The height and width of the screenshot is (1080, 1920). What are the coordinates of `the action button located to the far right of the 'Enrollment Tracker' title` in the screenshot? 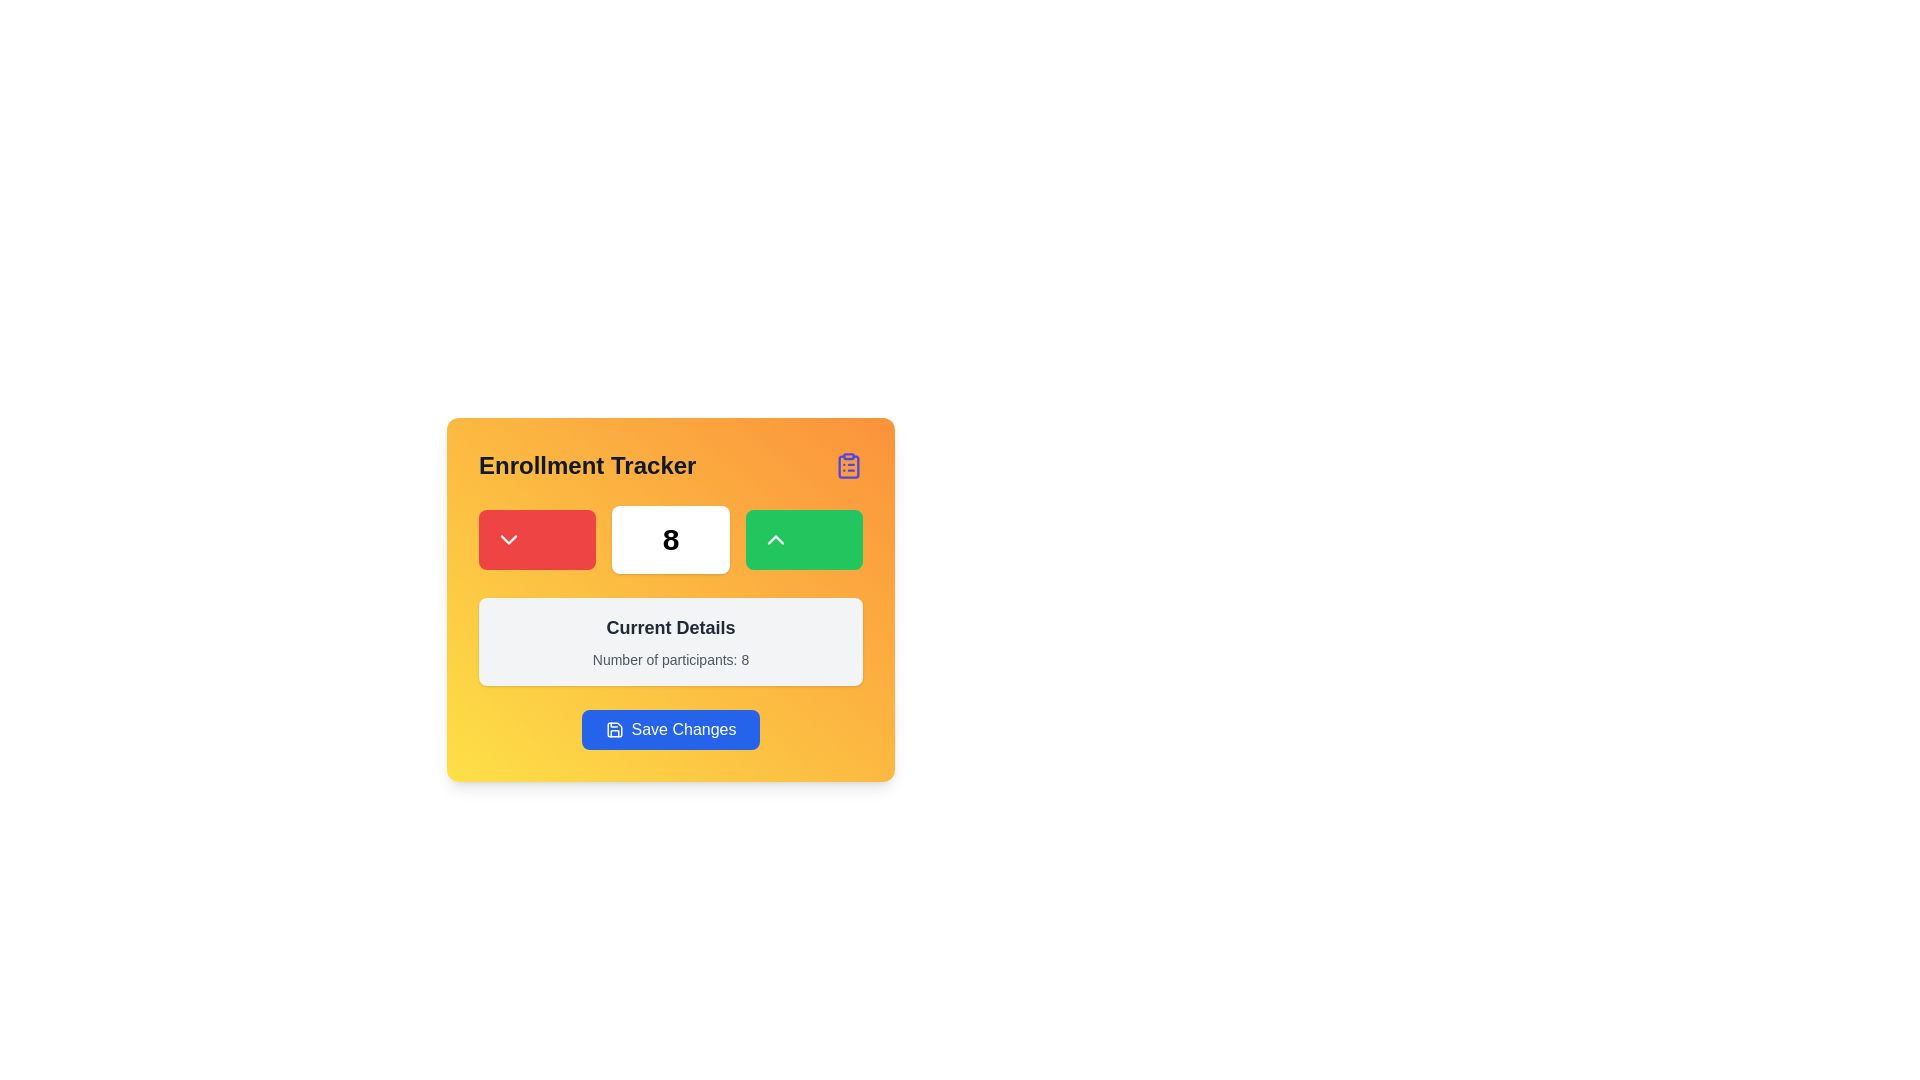 It's located at (849, 466).